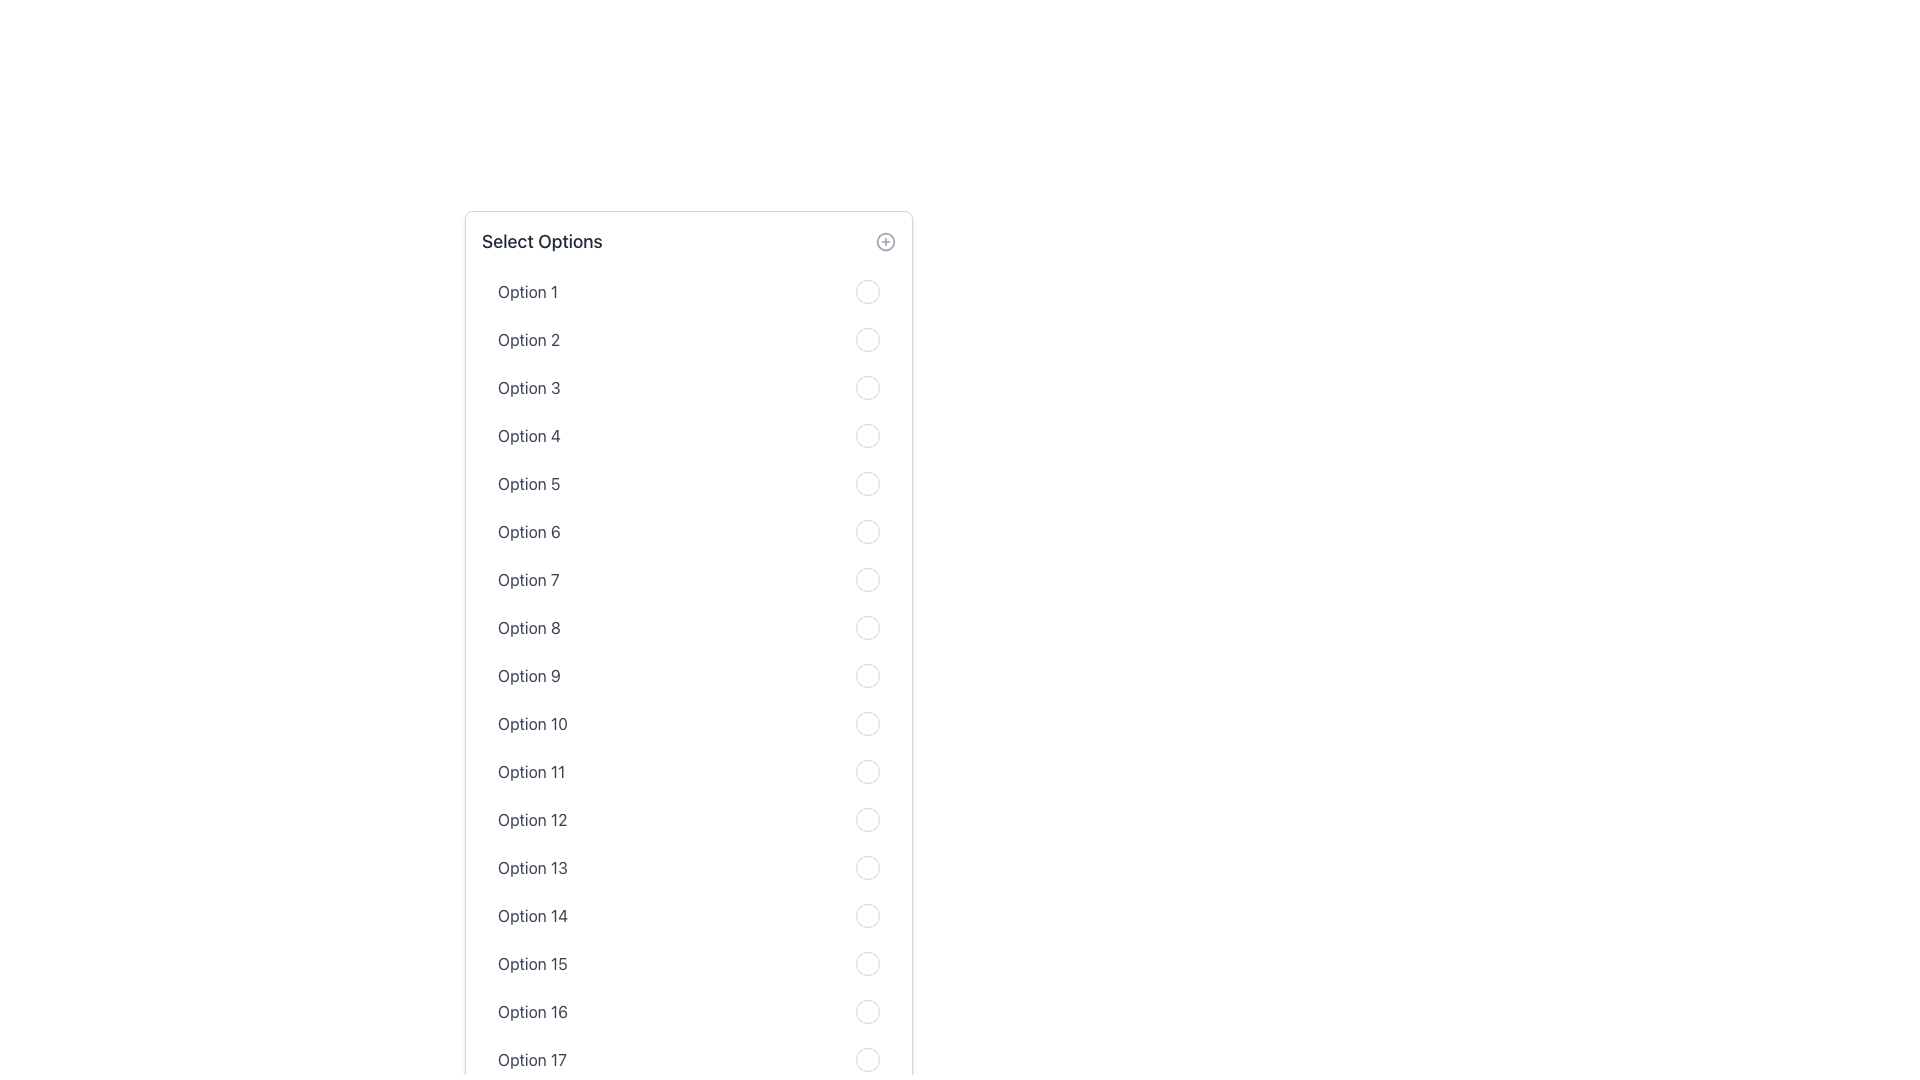 The width and height of the screenshot is (1920, 1080). I want to click on the text label displaying 'Option 16', which is styled in dark gray and positioned as the sixteenth item in a vertical list of options, so click(532, 1011).